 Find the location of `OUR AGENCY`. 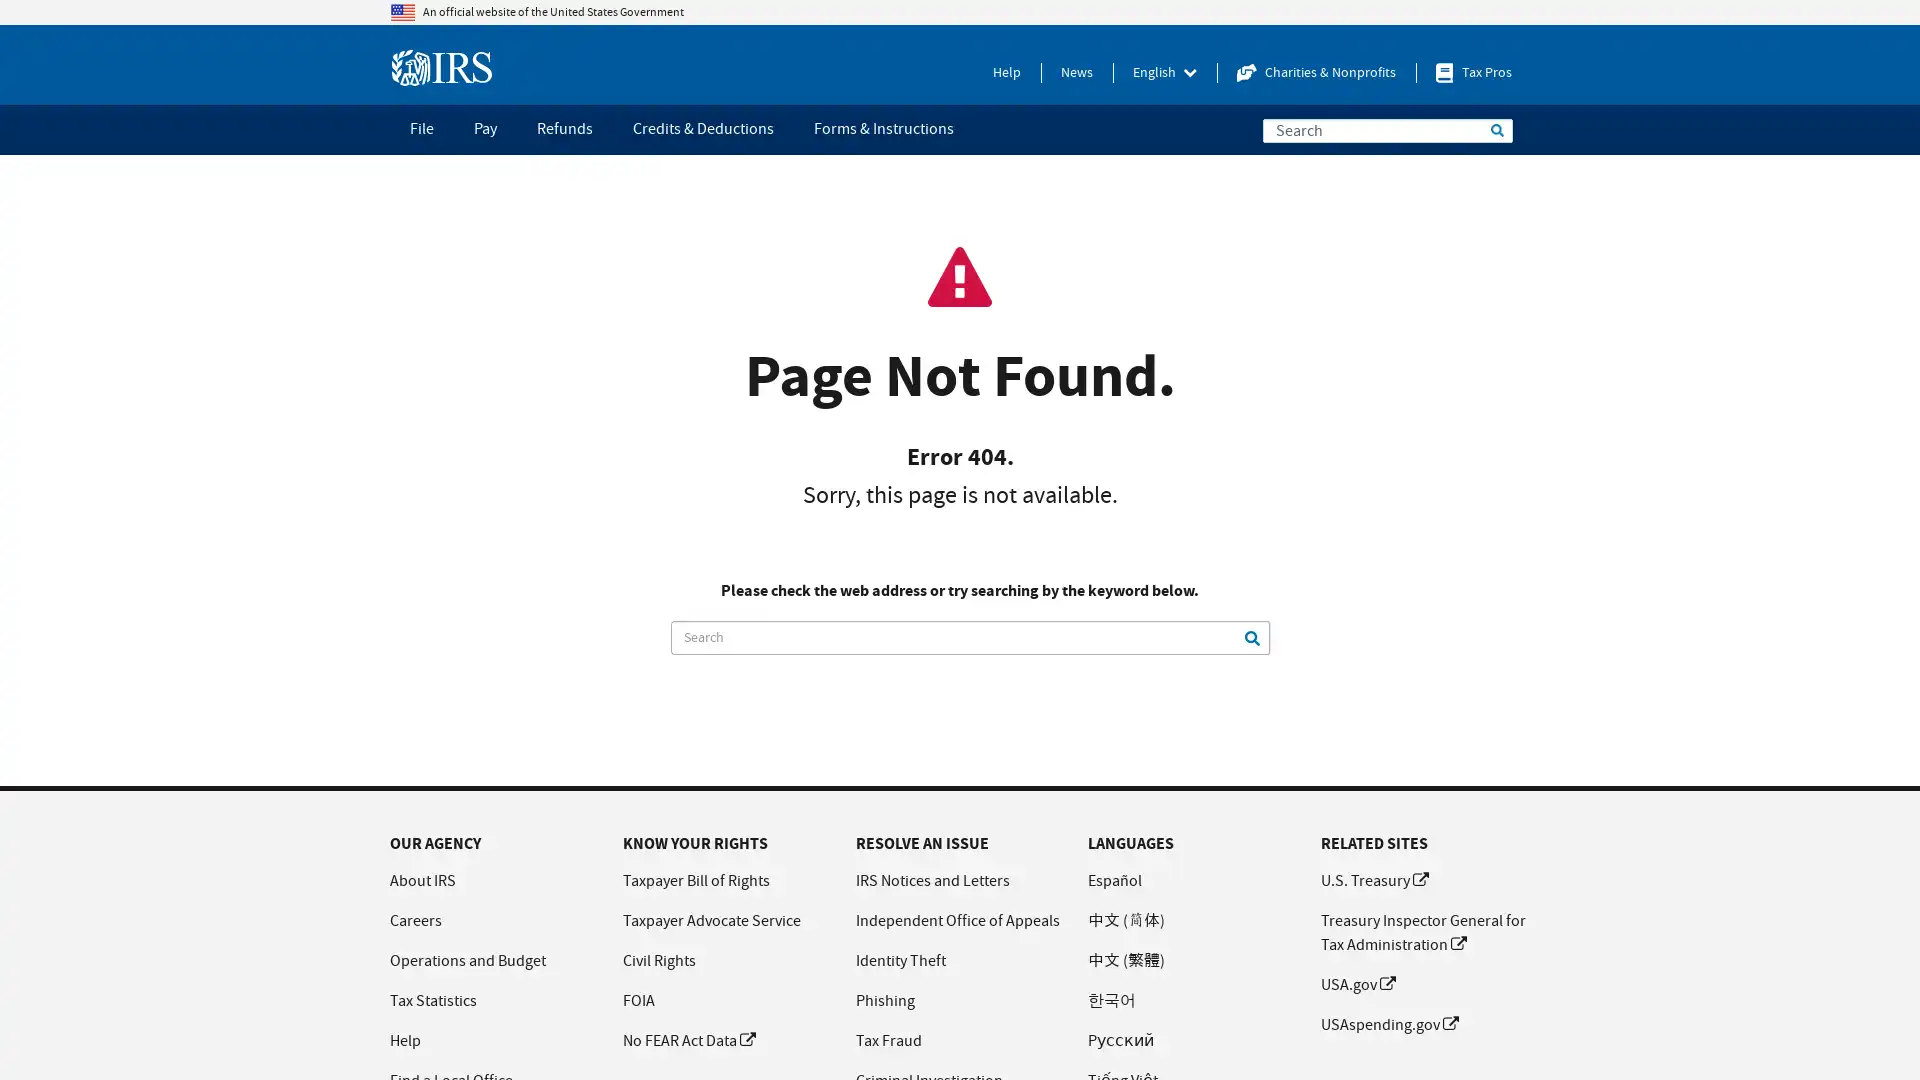

OUR AGENCY is located at coordinates (434, 844).